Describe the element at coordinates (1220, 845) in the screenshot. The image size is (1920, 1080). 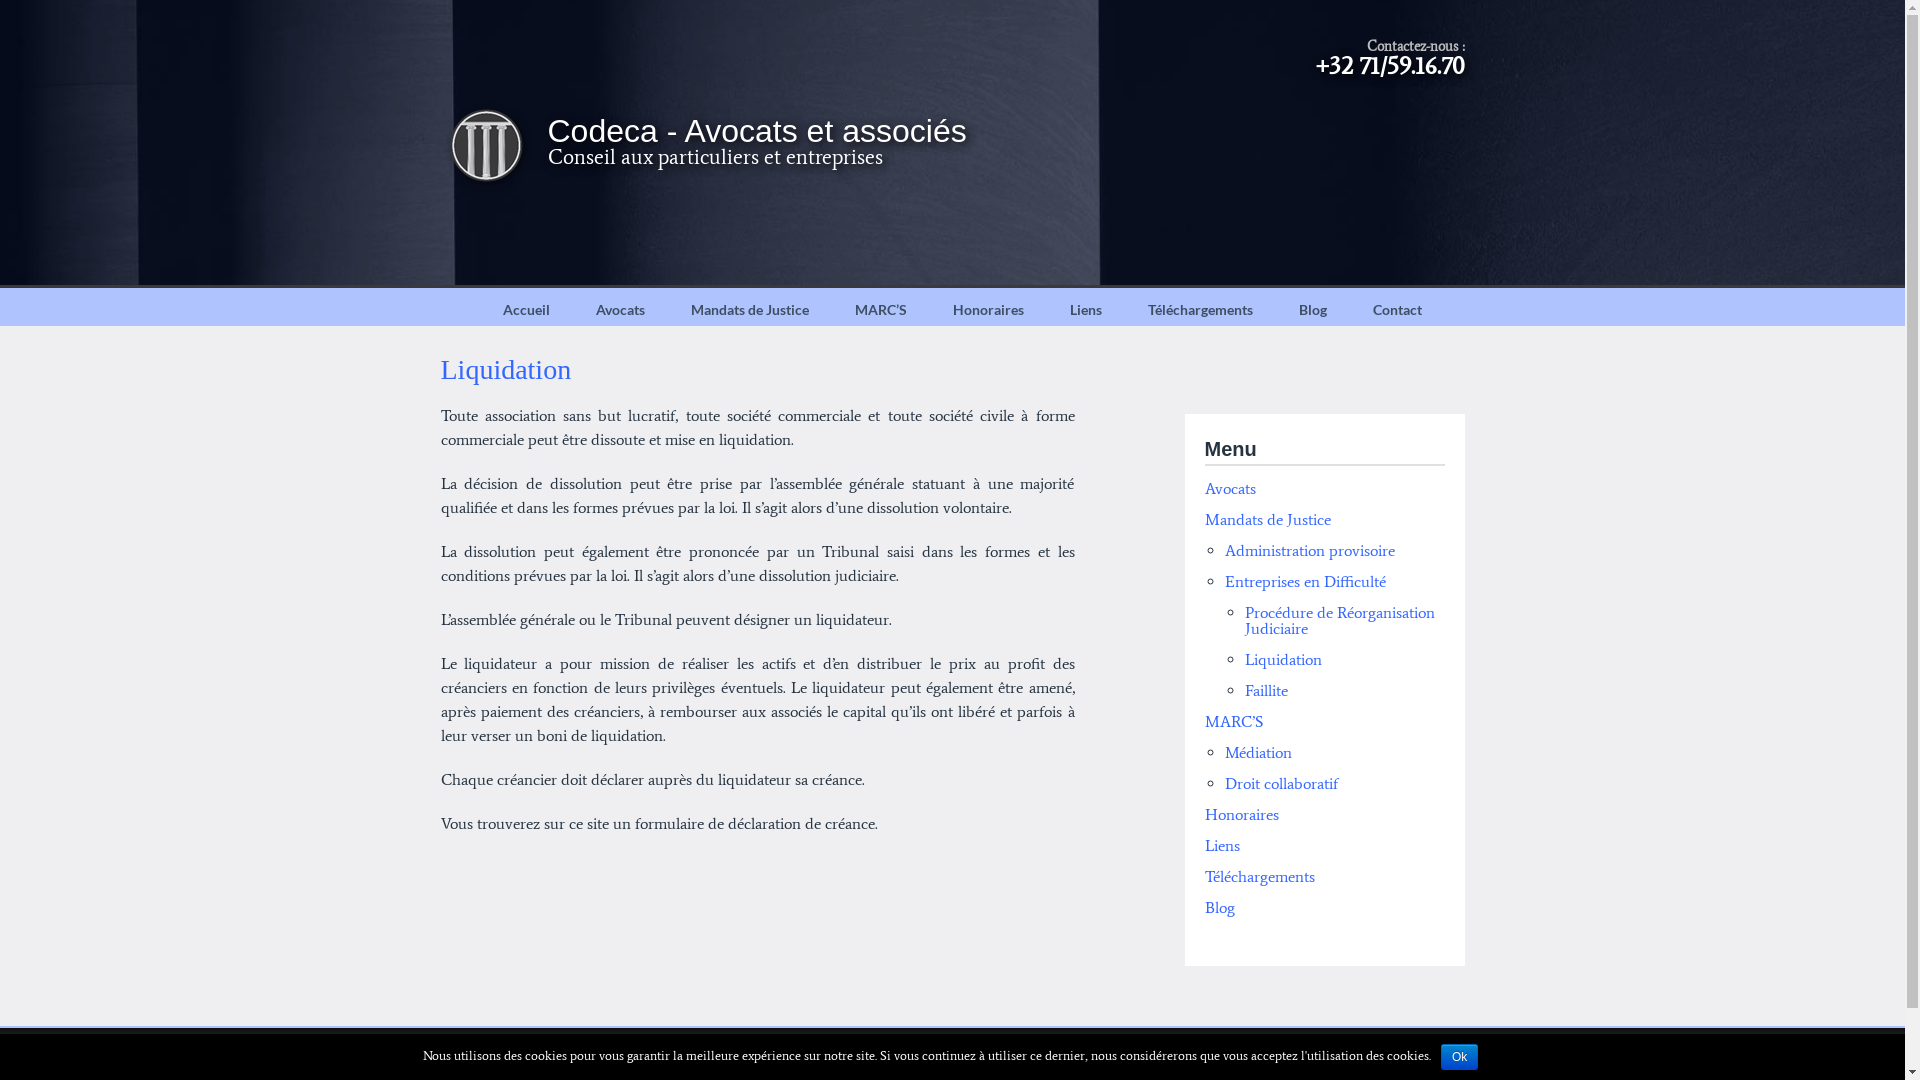
I see `'Liens'` at that location.